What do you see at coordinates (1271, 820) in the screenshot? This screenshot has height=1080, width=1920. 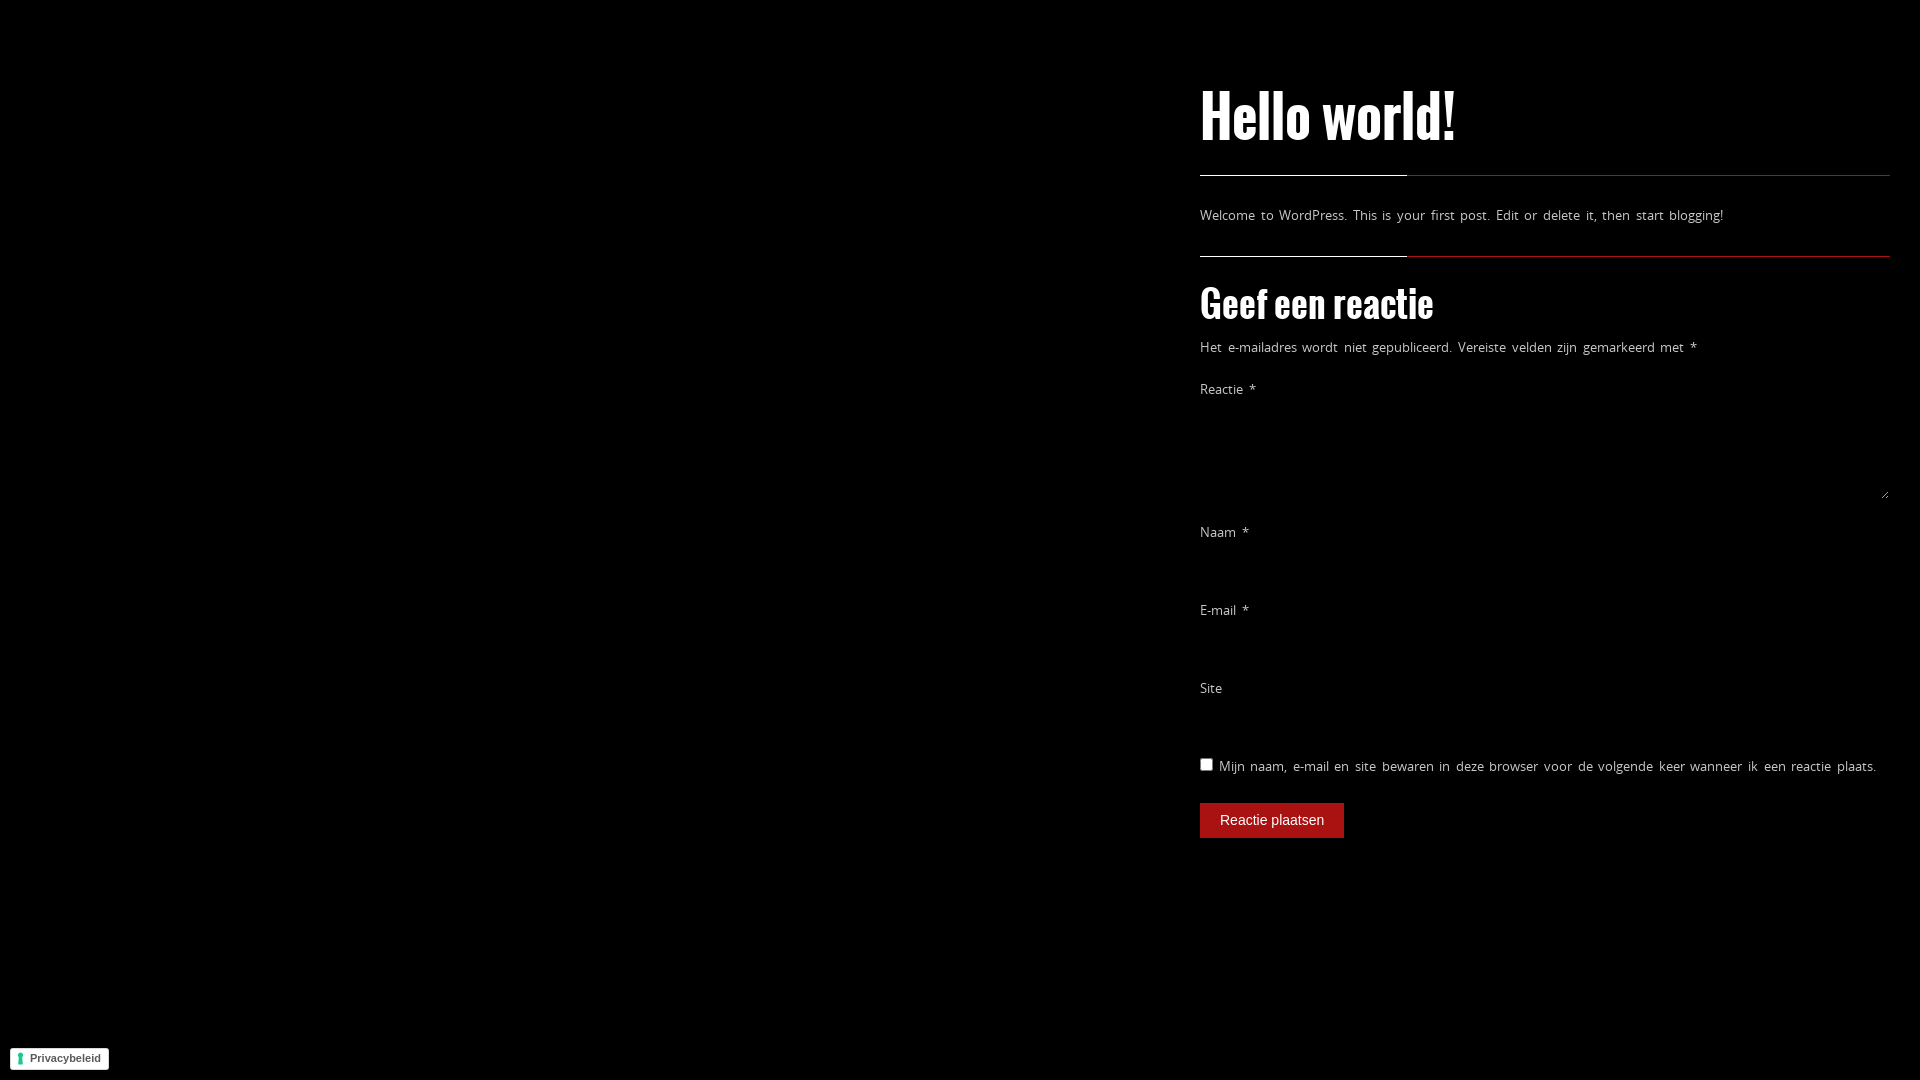 I see `'Reactie plaatsen'` at bounding box center [1271, 820].